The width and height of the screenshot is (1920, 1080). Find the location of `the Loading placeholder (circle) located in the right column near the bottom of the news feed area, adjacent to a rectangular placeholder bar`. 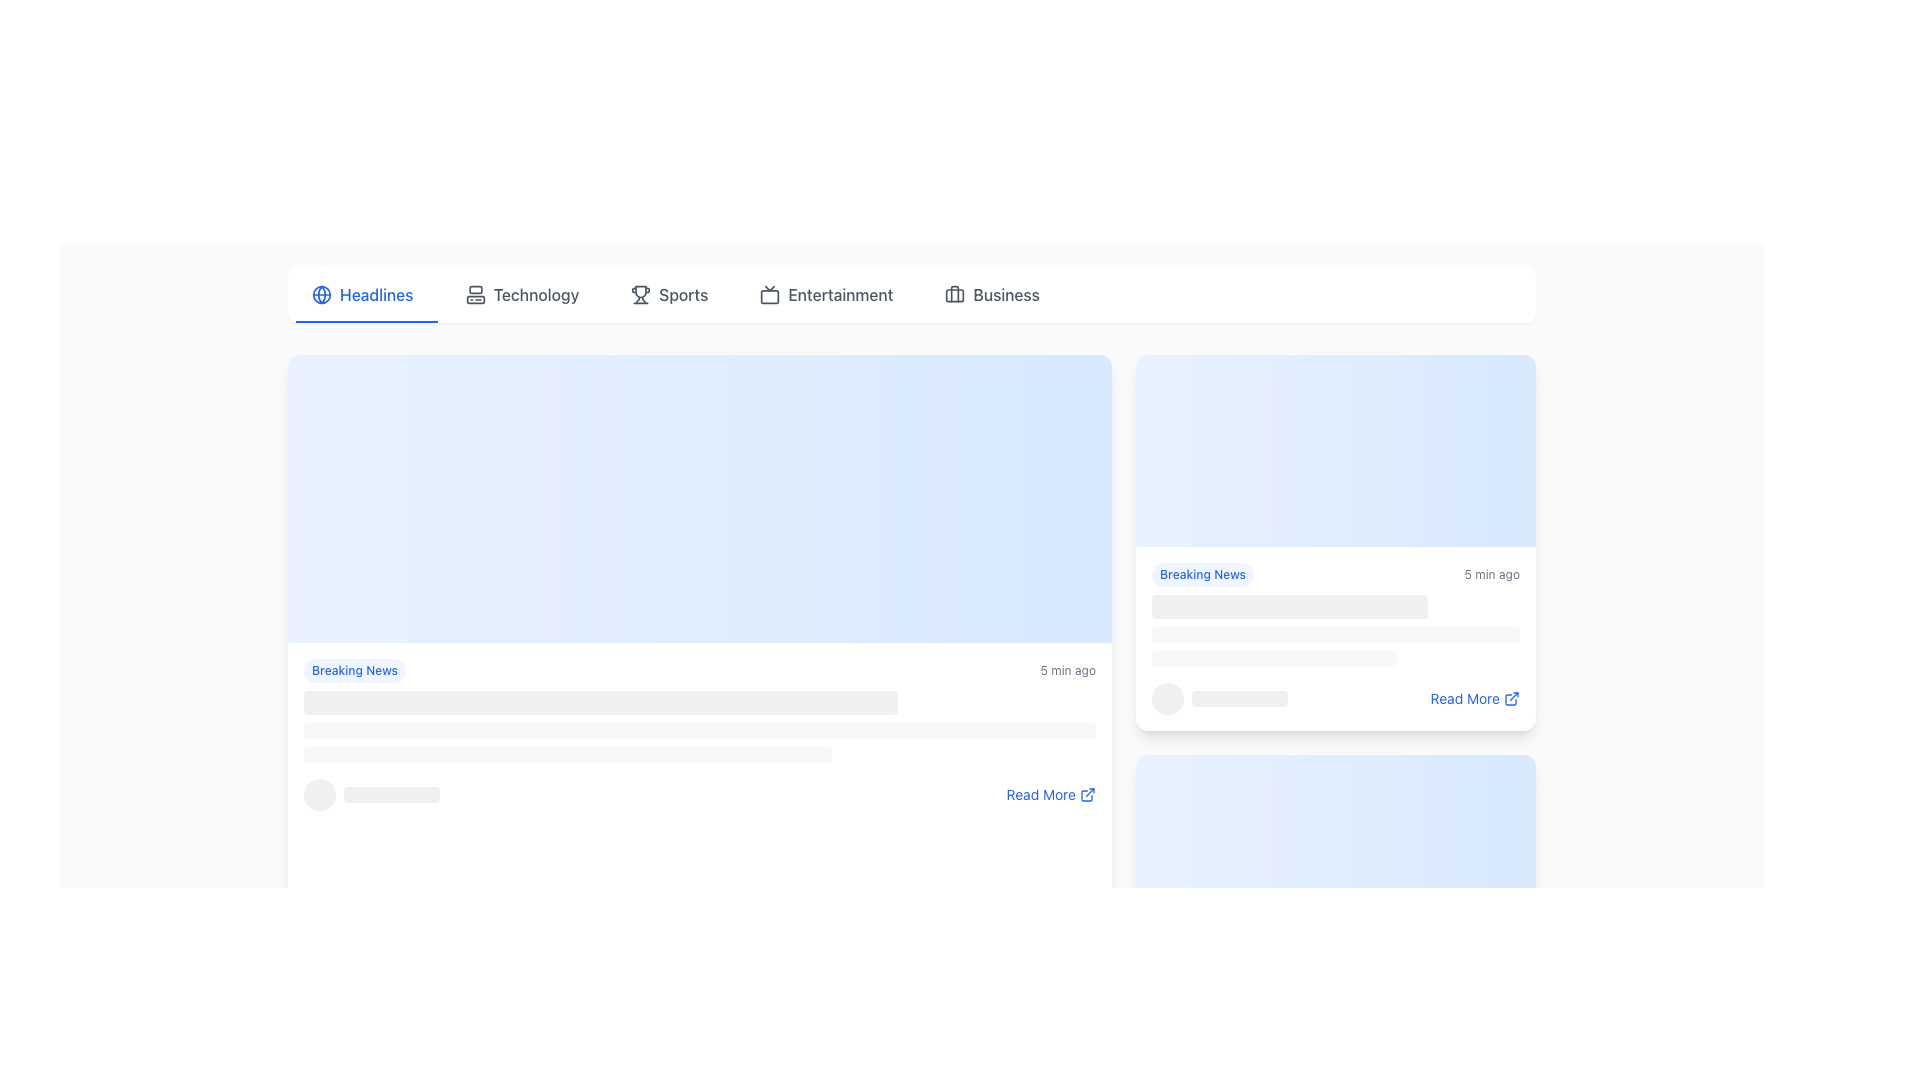

the Loading placeholder (circle) located in the right column near the bottom of the news feed area, adjacent to a rectangular placeholder bar is located at coordinates (1167, 697).